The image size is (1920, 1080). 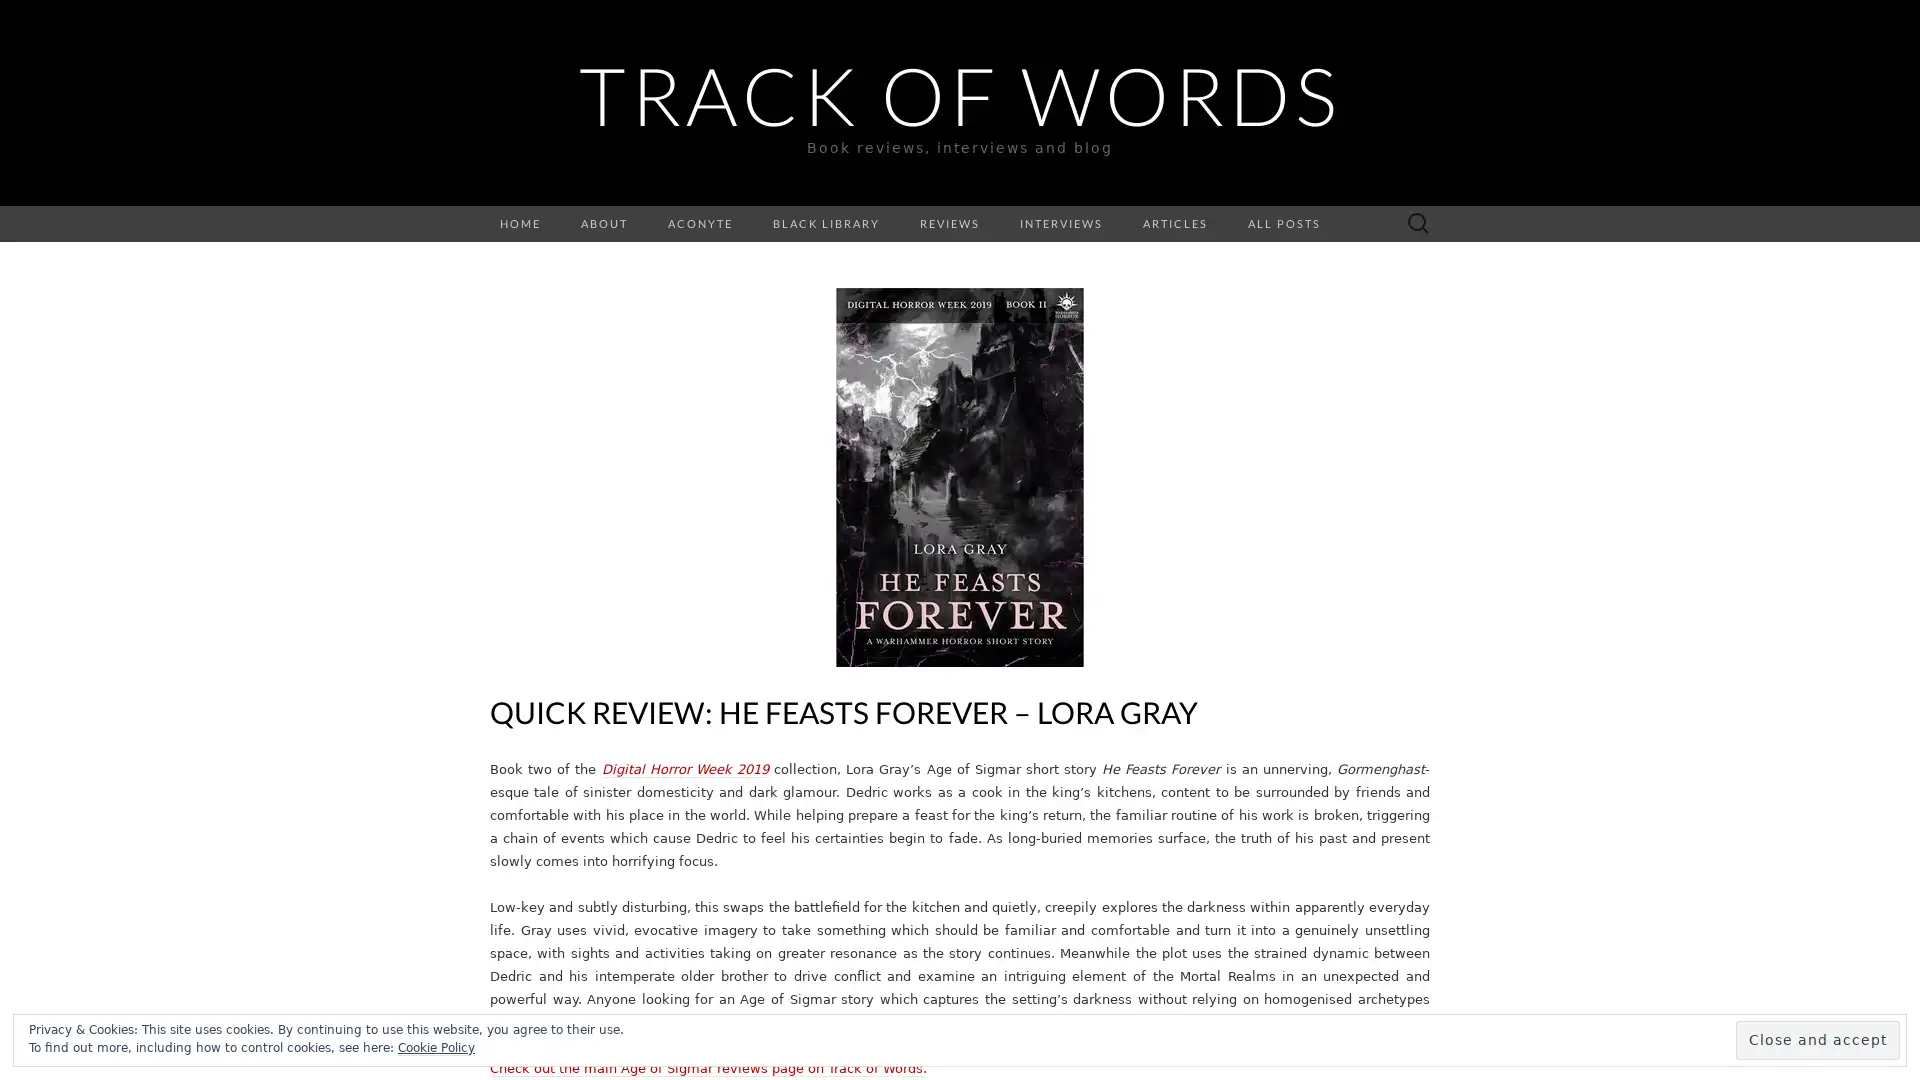 What do you see at coordinates (1818, 1039) in the screenshot?
I see `Close and accept` at bounding box center [1818, 1039].